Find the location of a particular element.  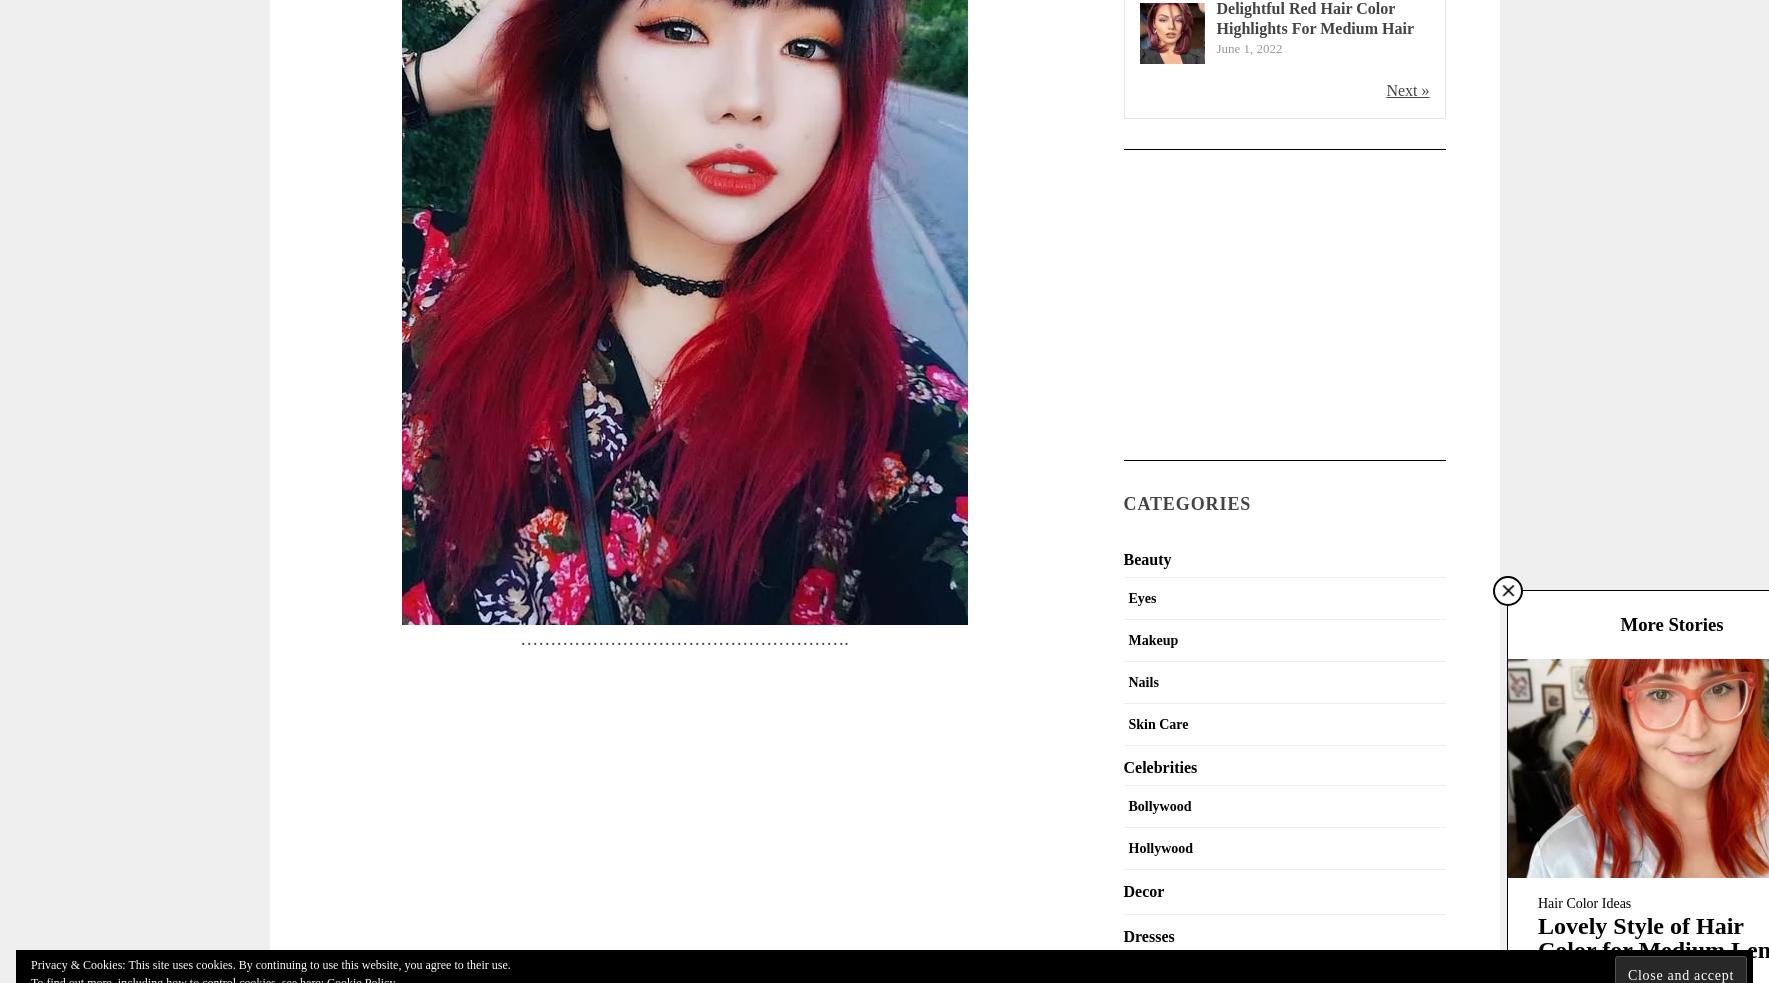

'Skin Care' is located at coordinates (1156, 722).